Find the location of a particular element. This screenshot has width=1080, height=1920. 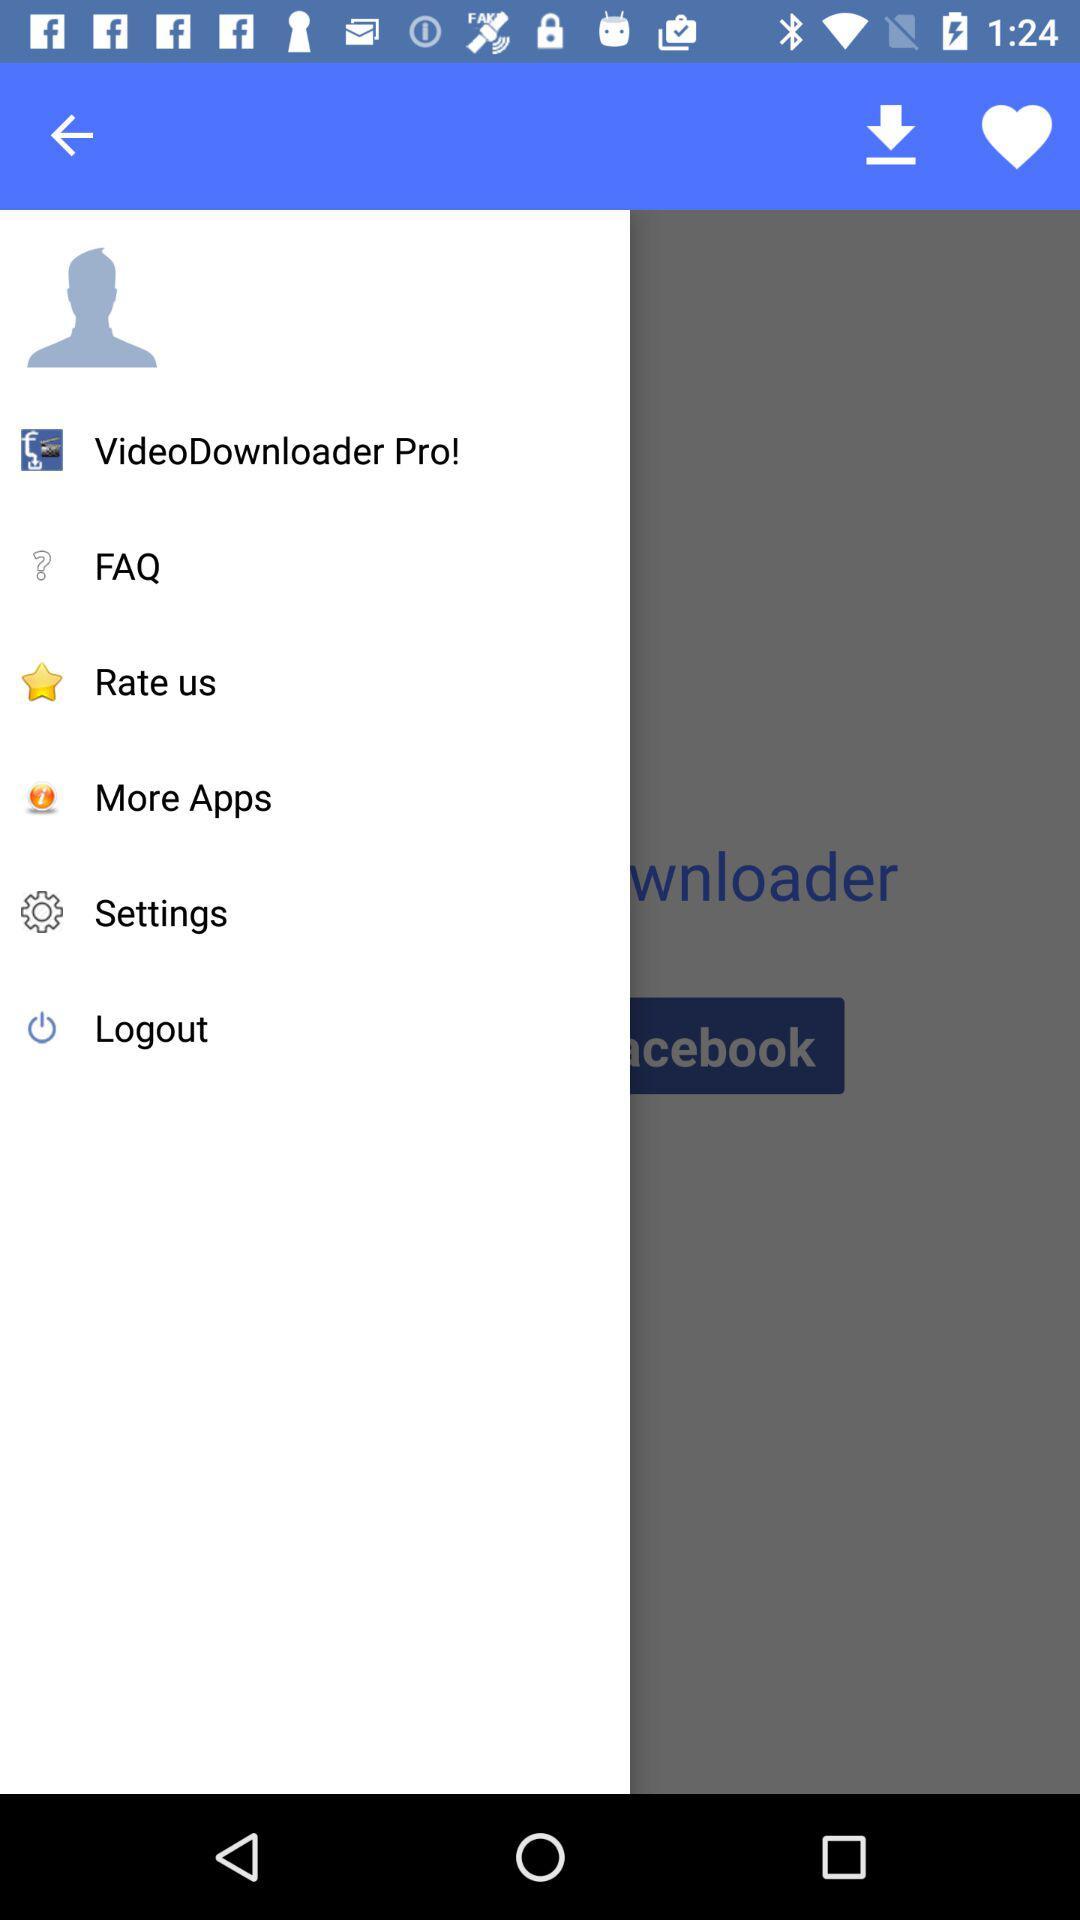

item below the faq icon is located at coordinates (154, 681).